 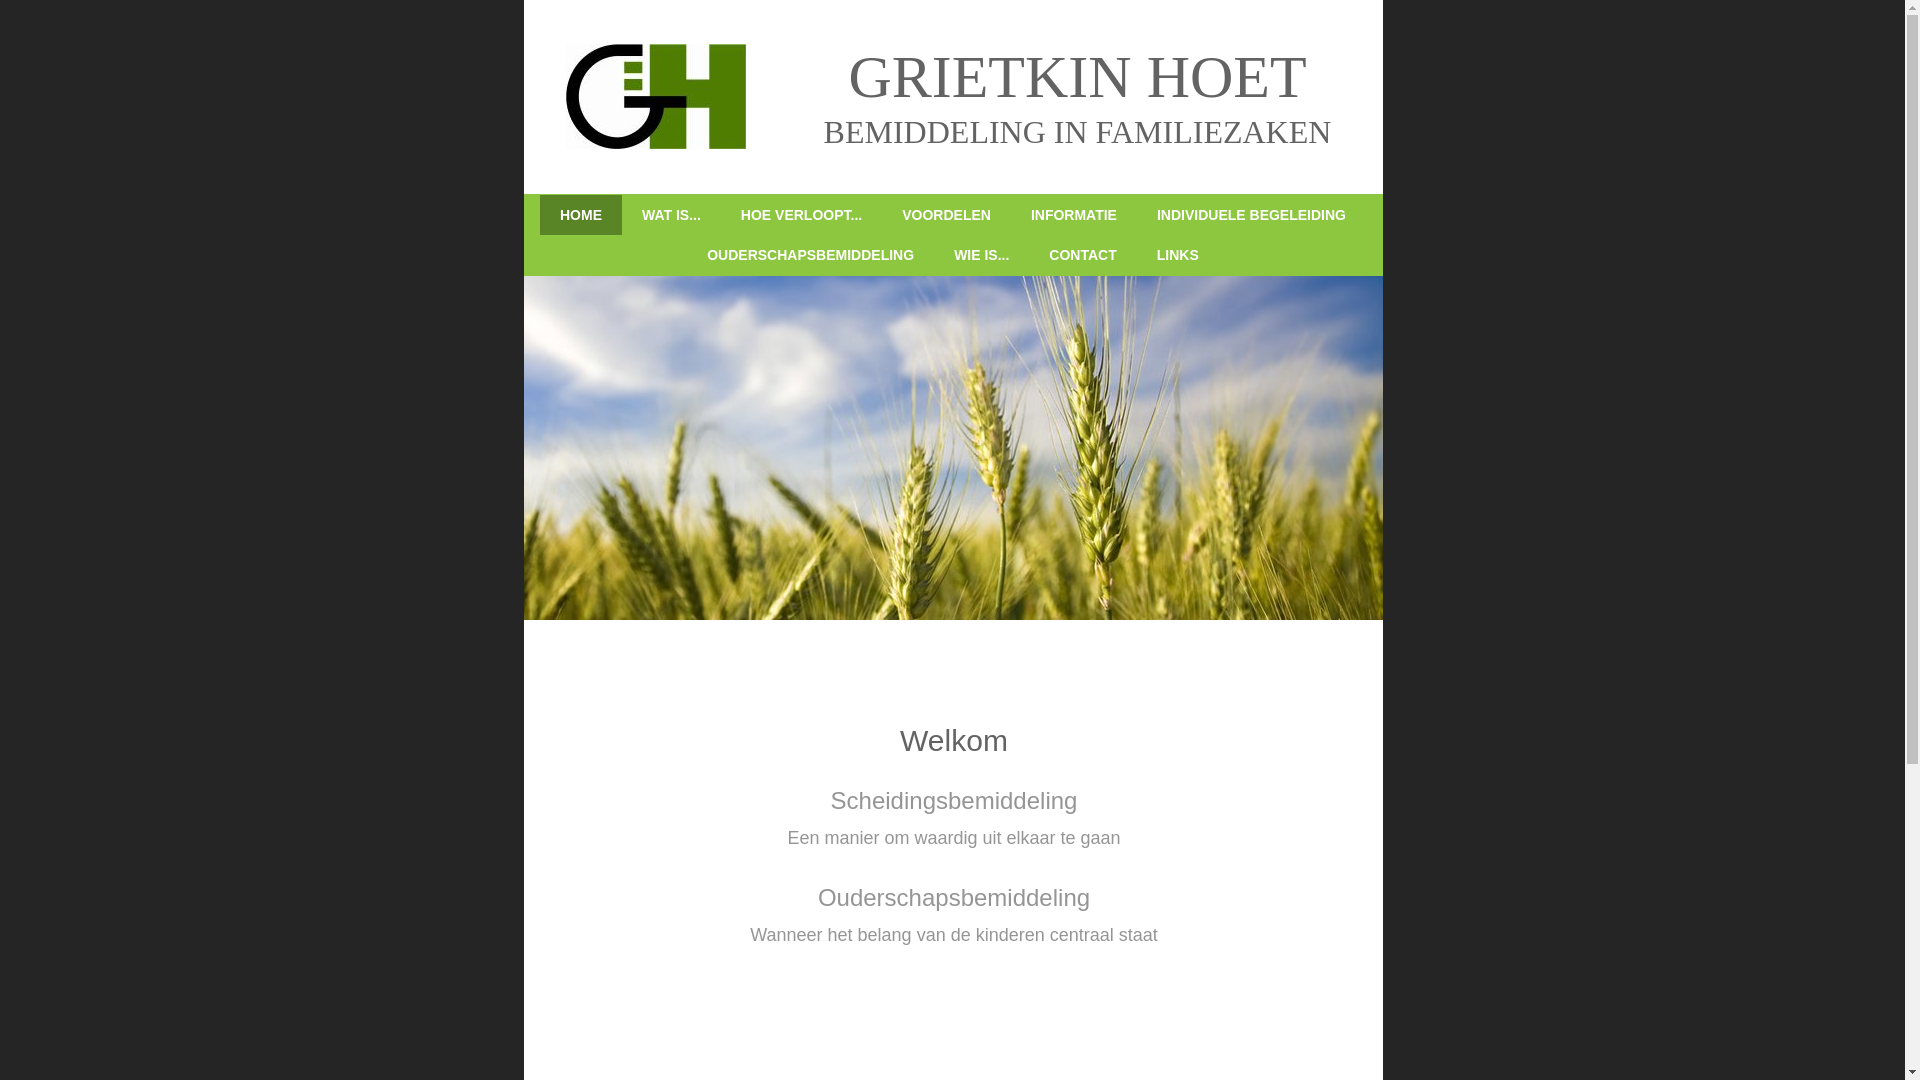 What do you see at coordinates (621, 215) in the screenshot?
I see `'WAT IS...'` at bounding box center [621, 215].